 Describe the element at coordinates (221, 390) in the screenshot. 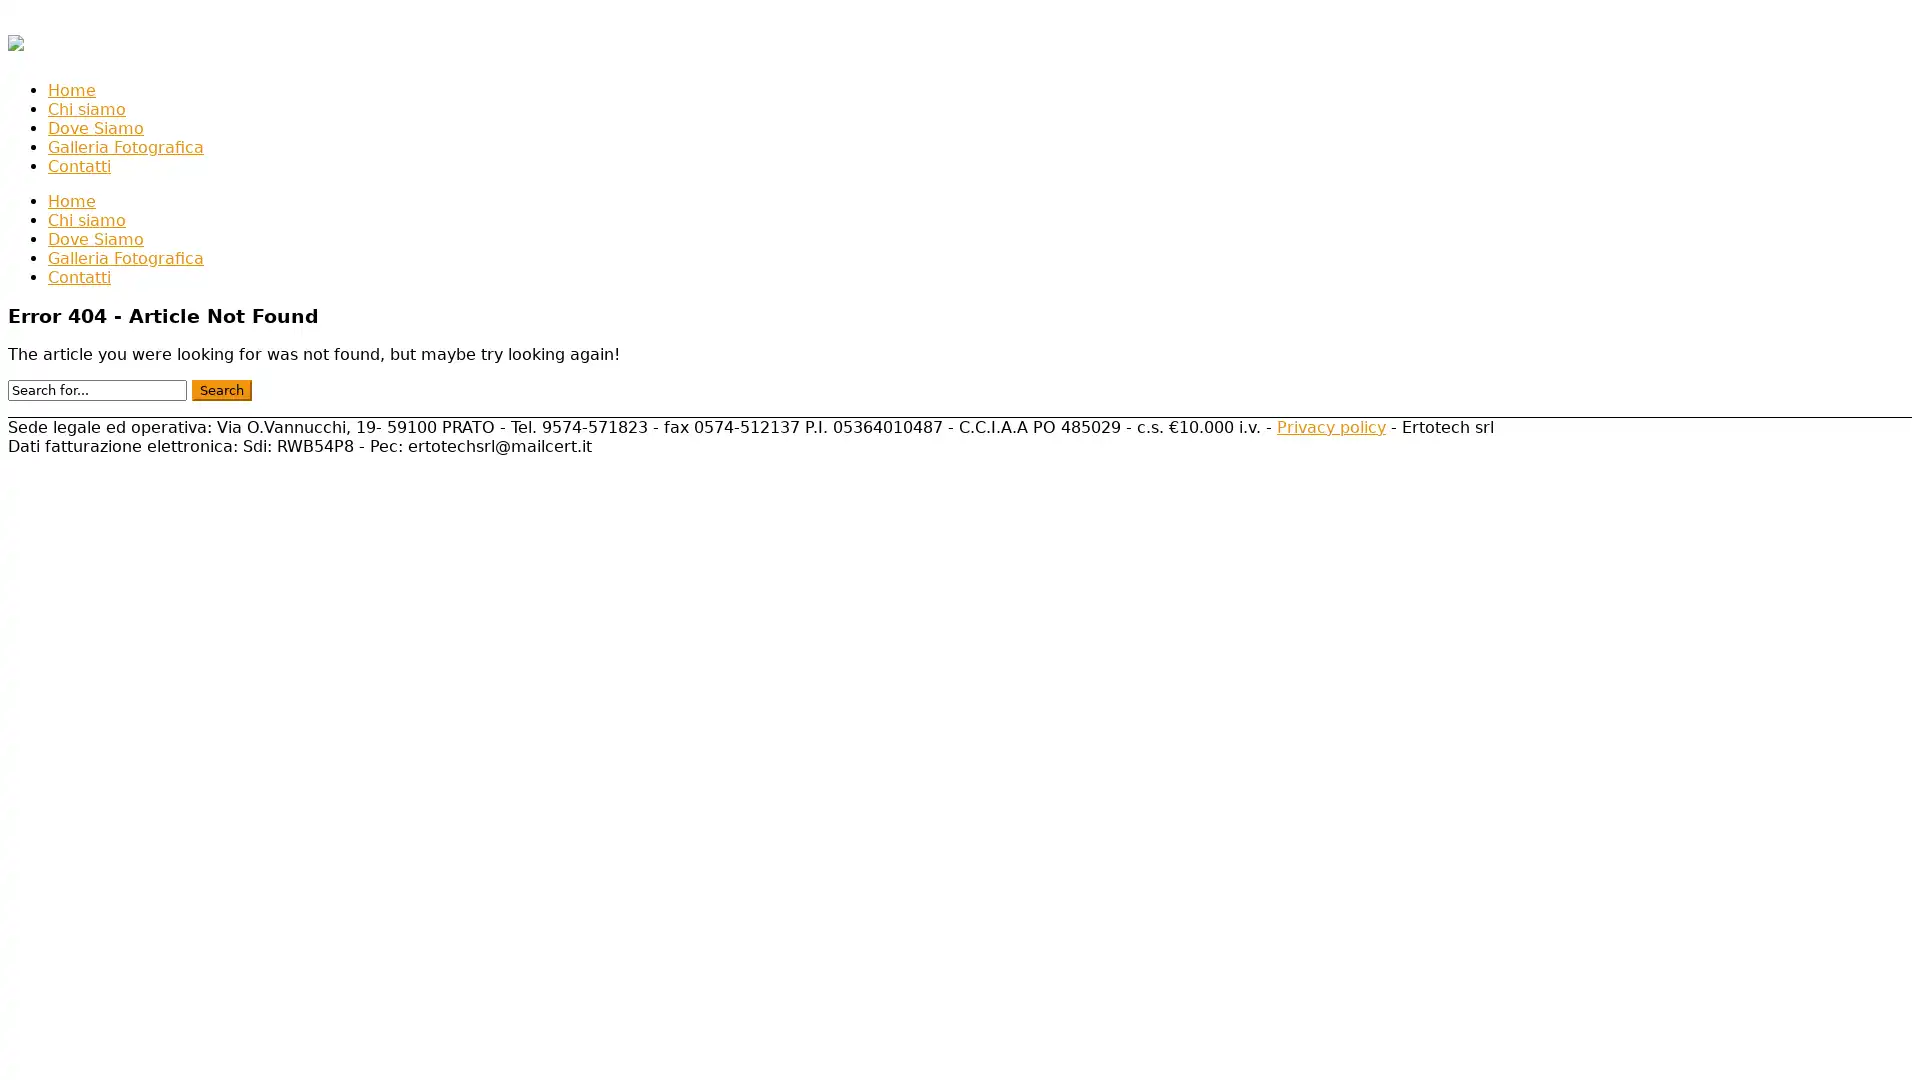

I see `Search` at that location.